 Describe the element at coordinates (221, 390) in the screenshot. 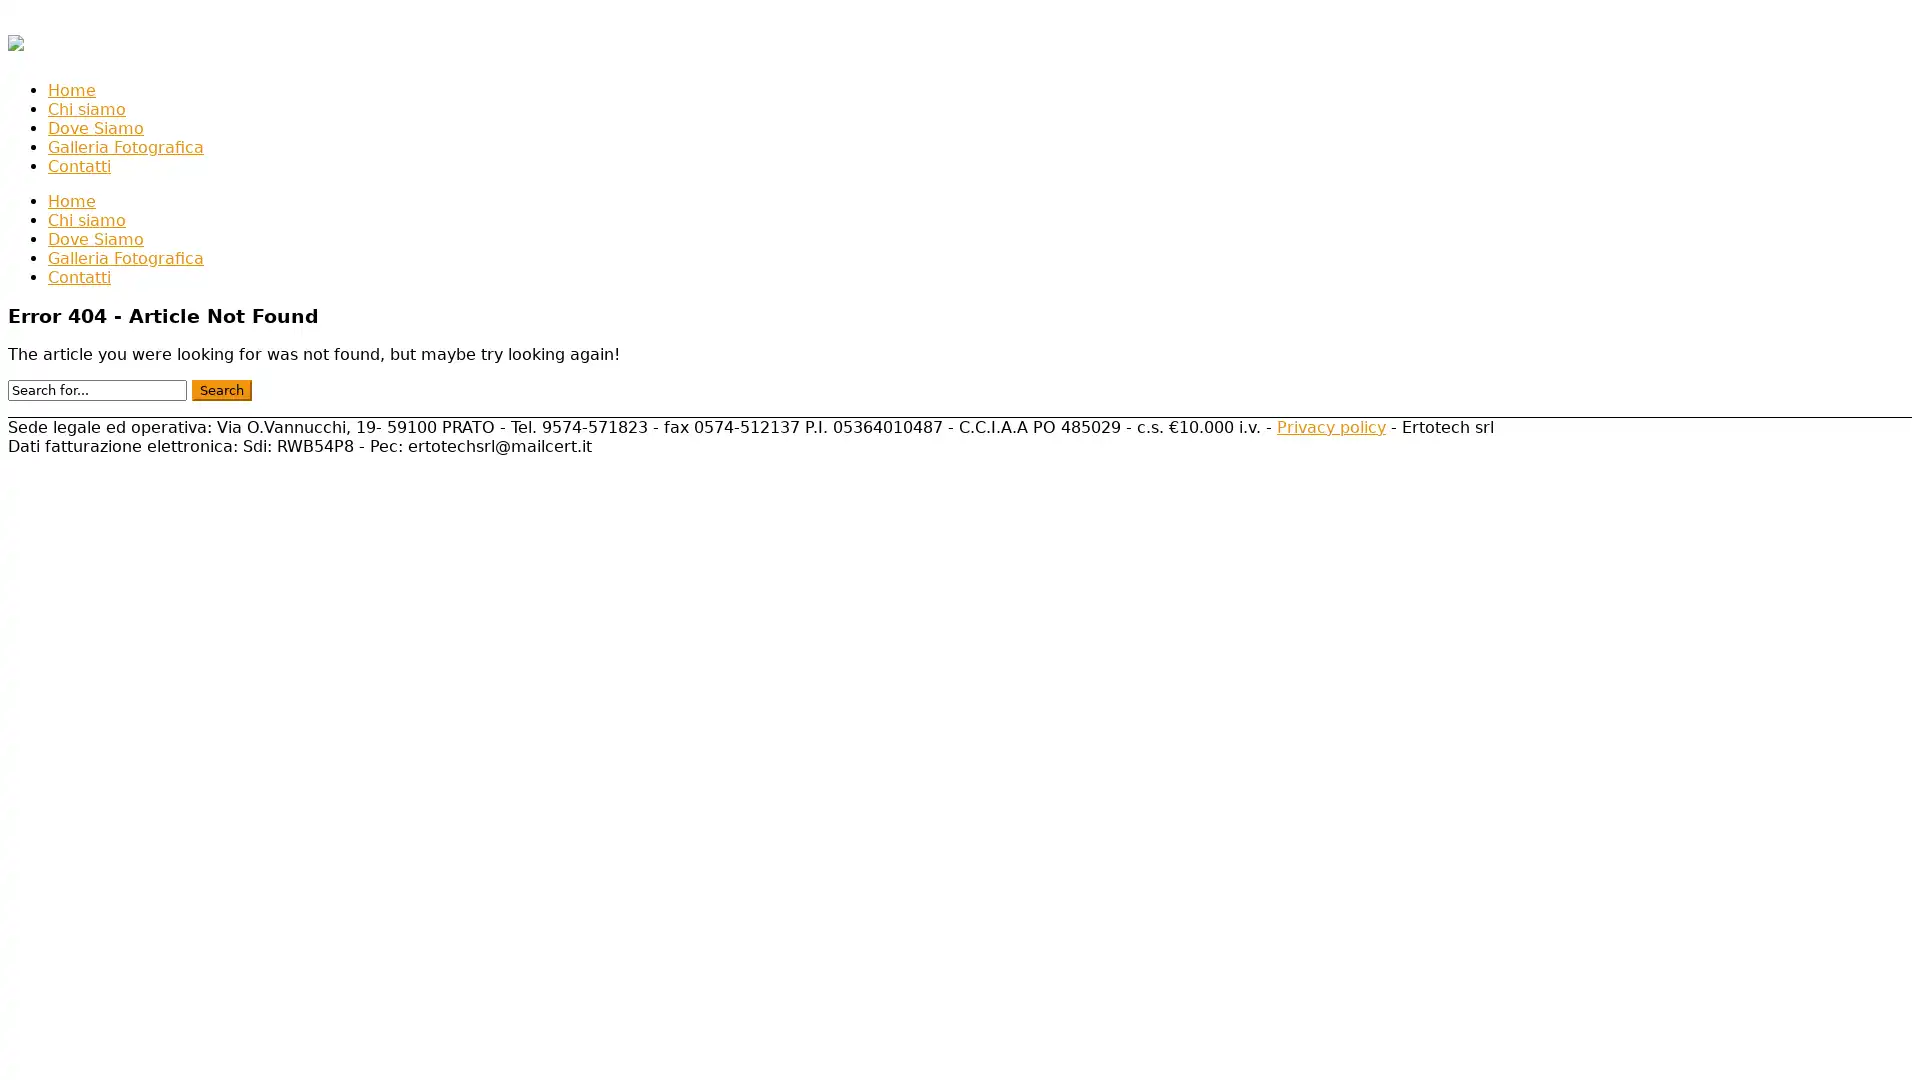

I see `Search` at that location.